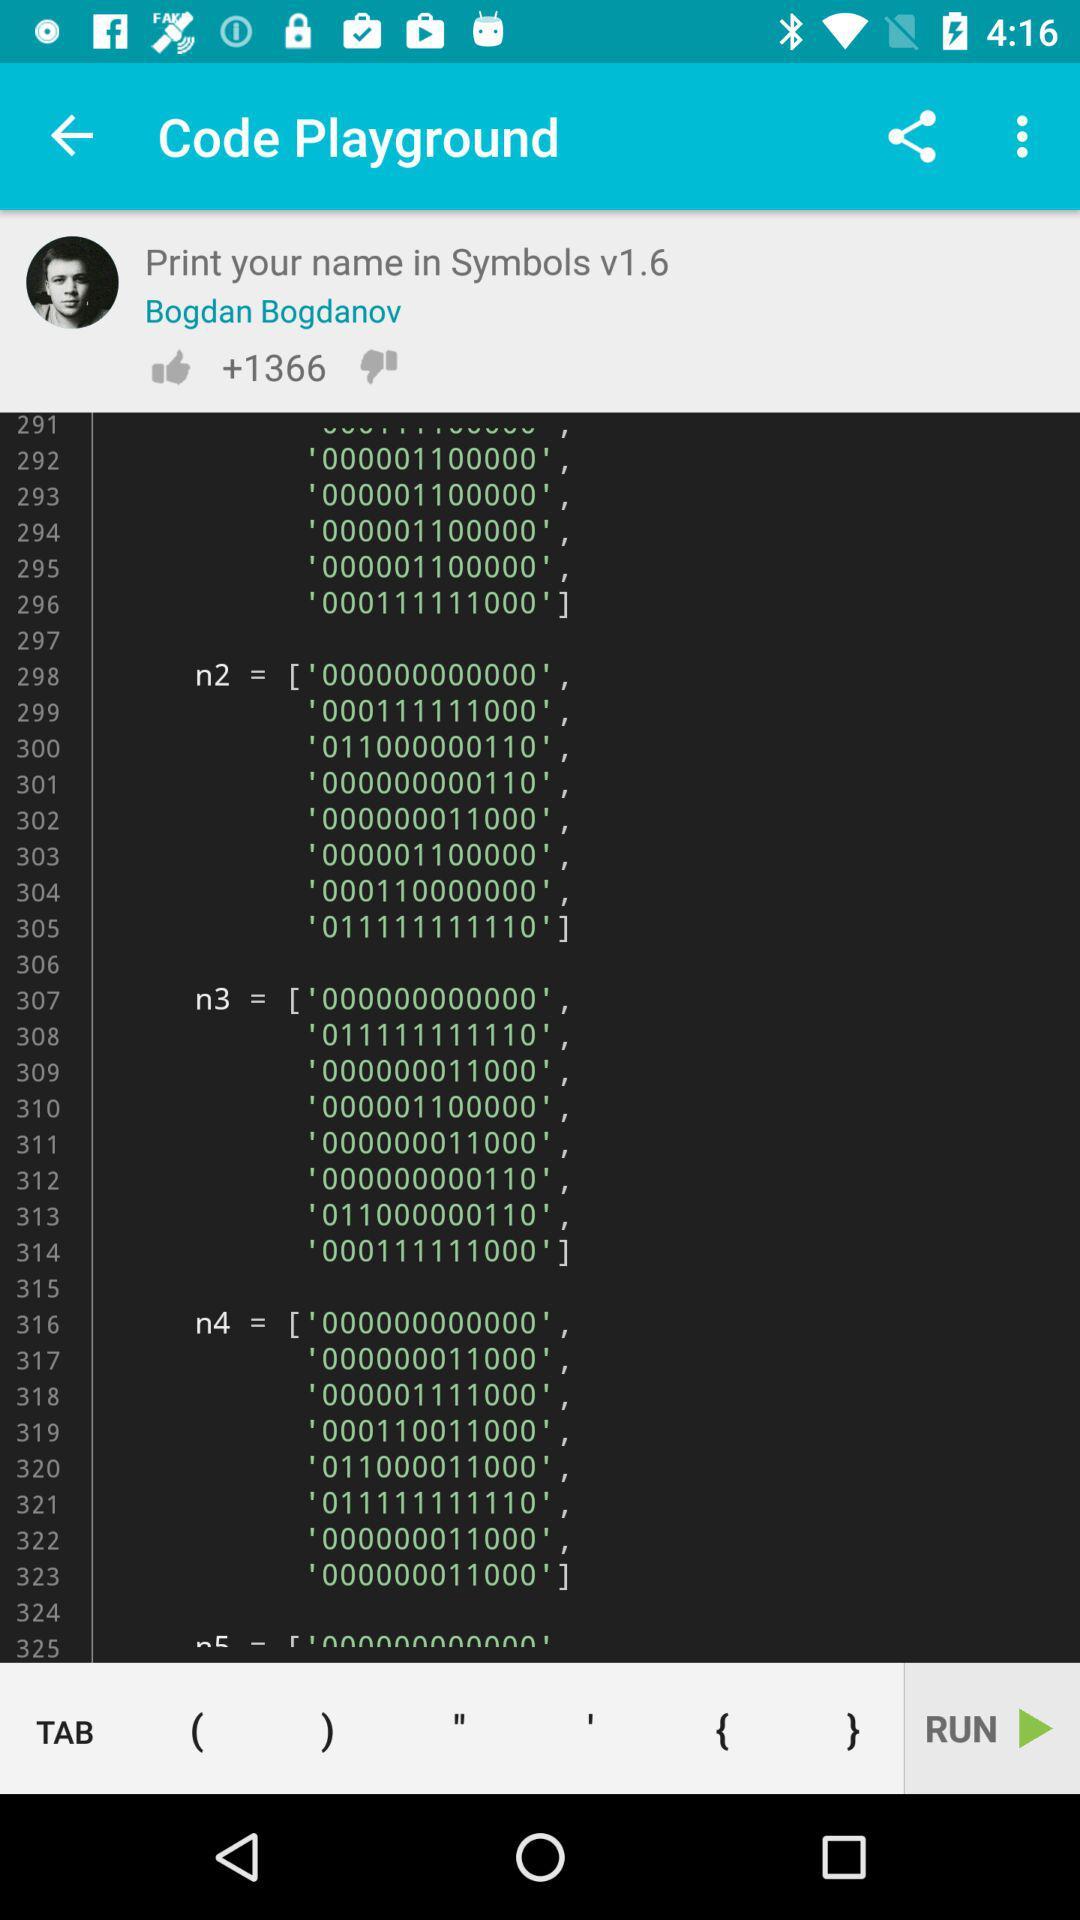 This screenshot has width=1080, height=1920. I want to click on the share button on the web page, so click(911, 136).